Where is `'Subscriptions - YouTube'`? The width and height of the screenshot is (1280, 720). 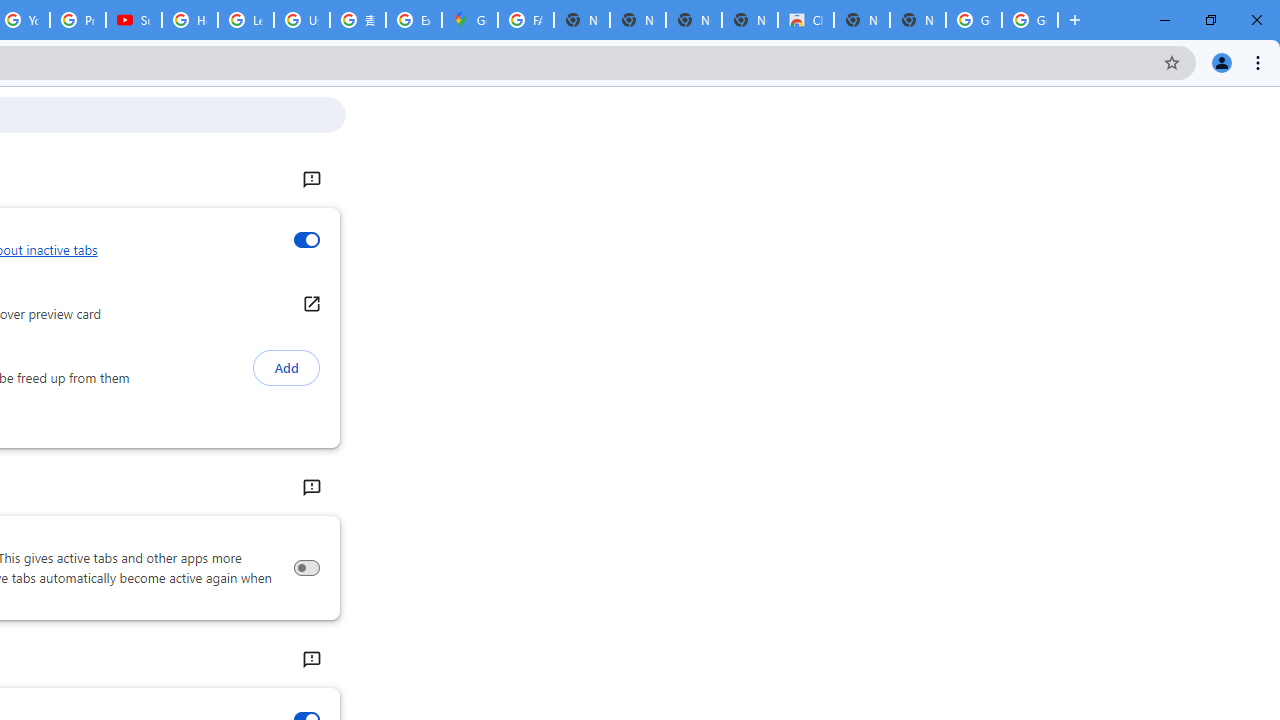 'Subscriptions - YouTube' is located at coordinates (133, 20).